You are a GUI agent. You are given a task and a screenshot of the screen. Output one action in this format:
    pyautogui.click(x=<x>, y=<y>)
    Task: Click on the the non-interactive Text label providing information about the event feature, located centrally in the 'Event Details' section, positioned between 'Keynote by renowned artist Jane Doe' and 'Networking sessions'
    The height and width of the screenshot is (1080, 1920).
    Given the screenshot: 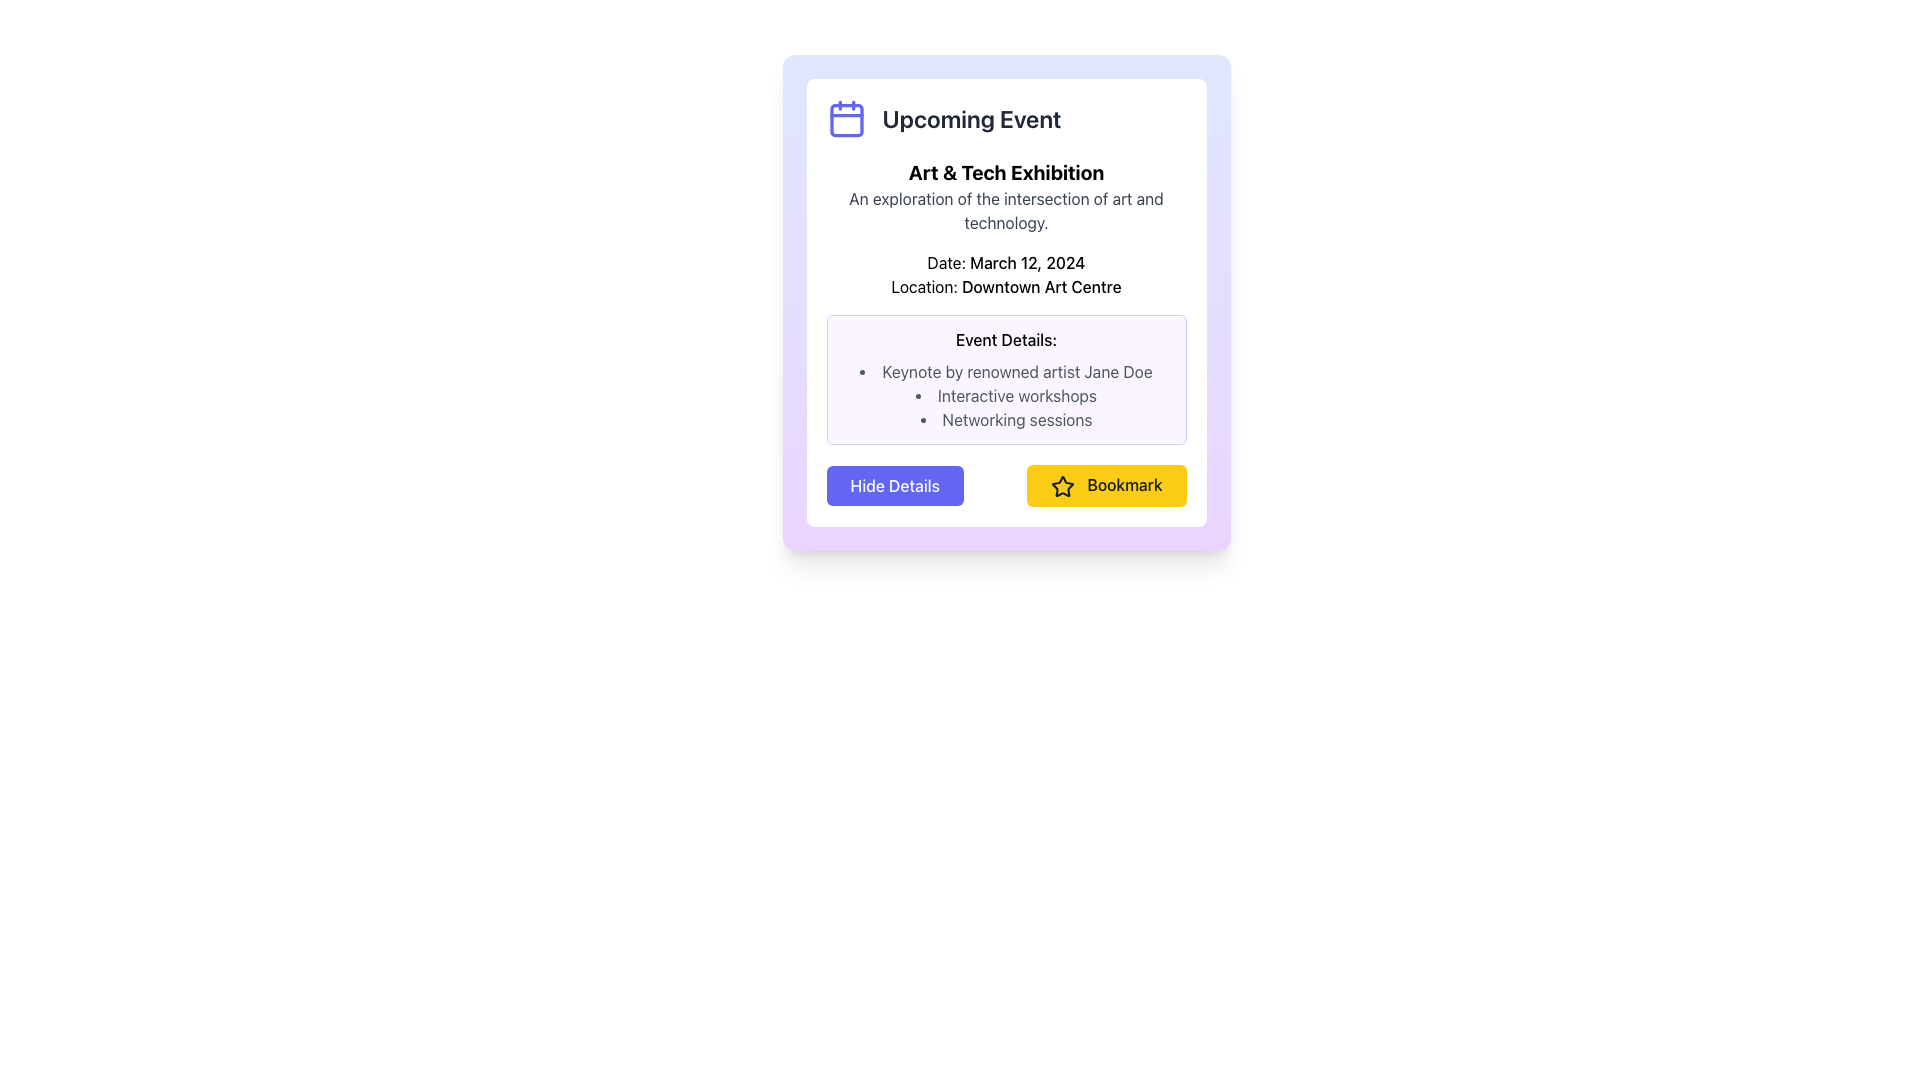 What is the action you would take?
    pyautogui.click(x=1006, y=396)
    